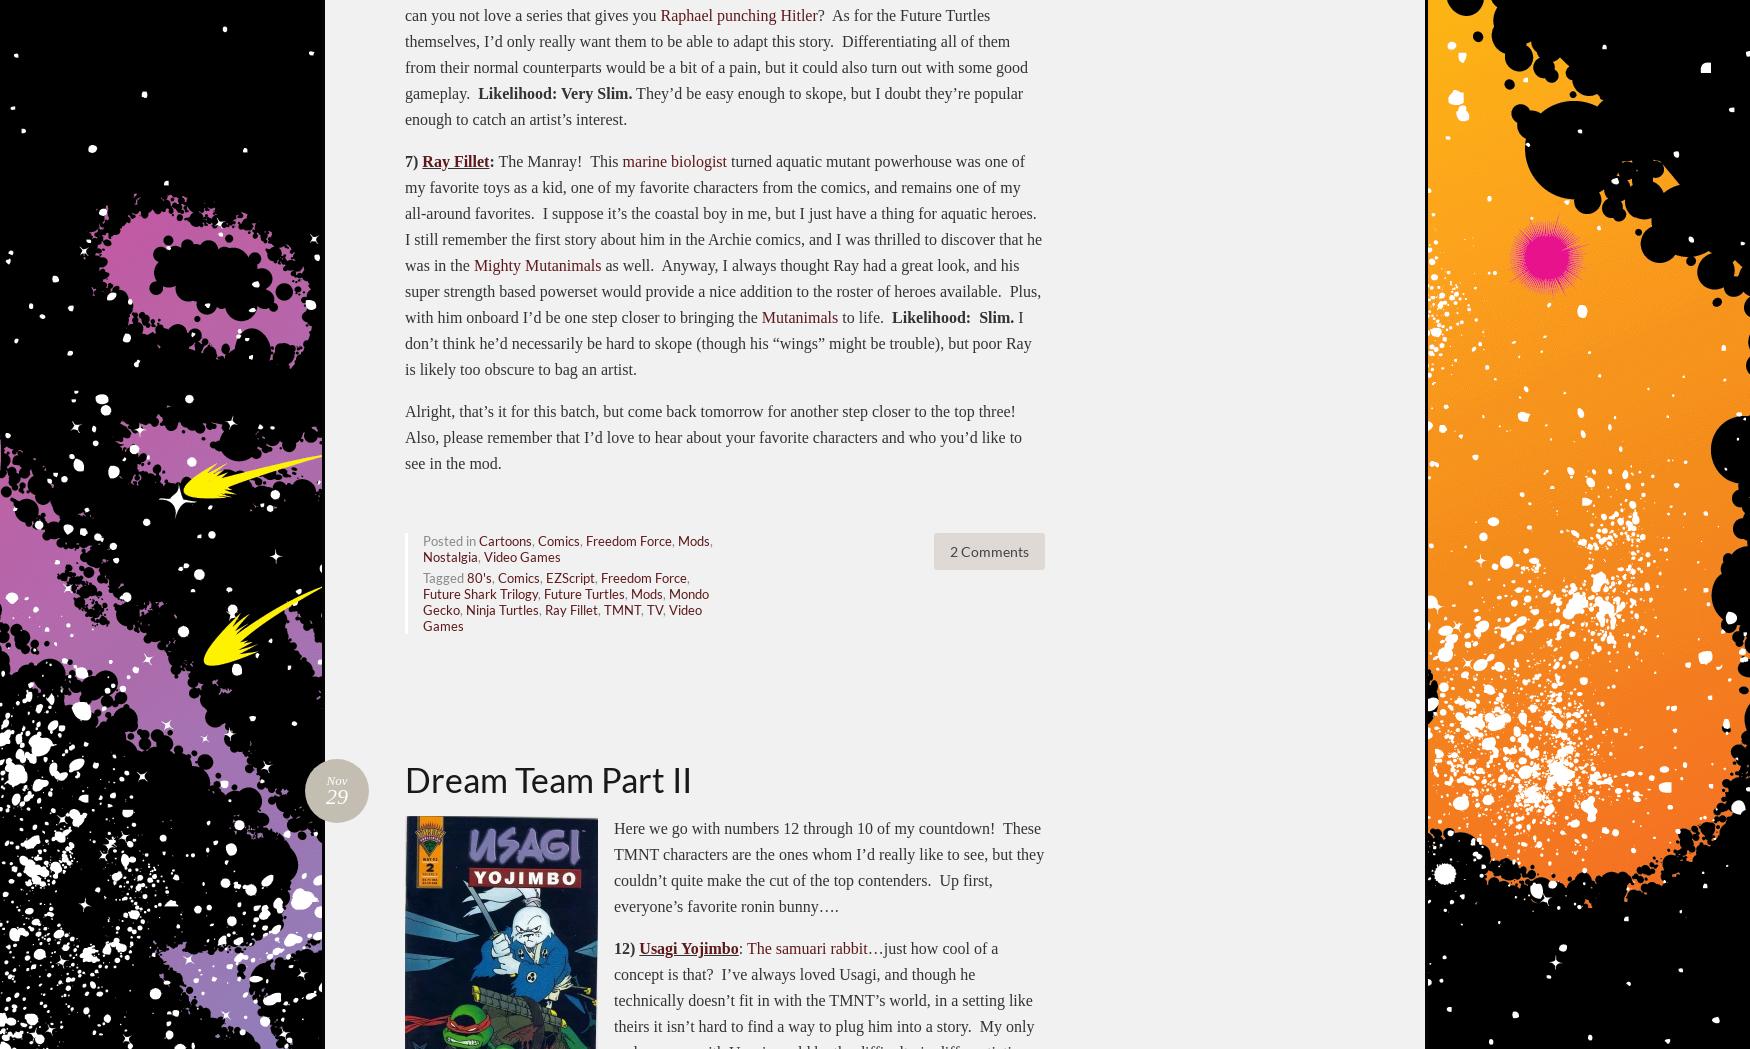 This screenshot has width=1750, height=1049. What do you see at coordinates (478, 540) in the screenshot?
I see `'Cartoons'` at bounding box center [478, 540].